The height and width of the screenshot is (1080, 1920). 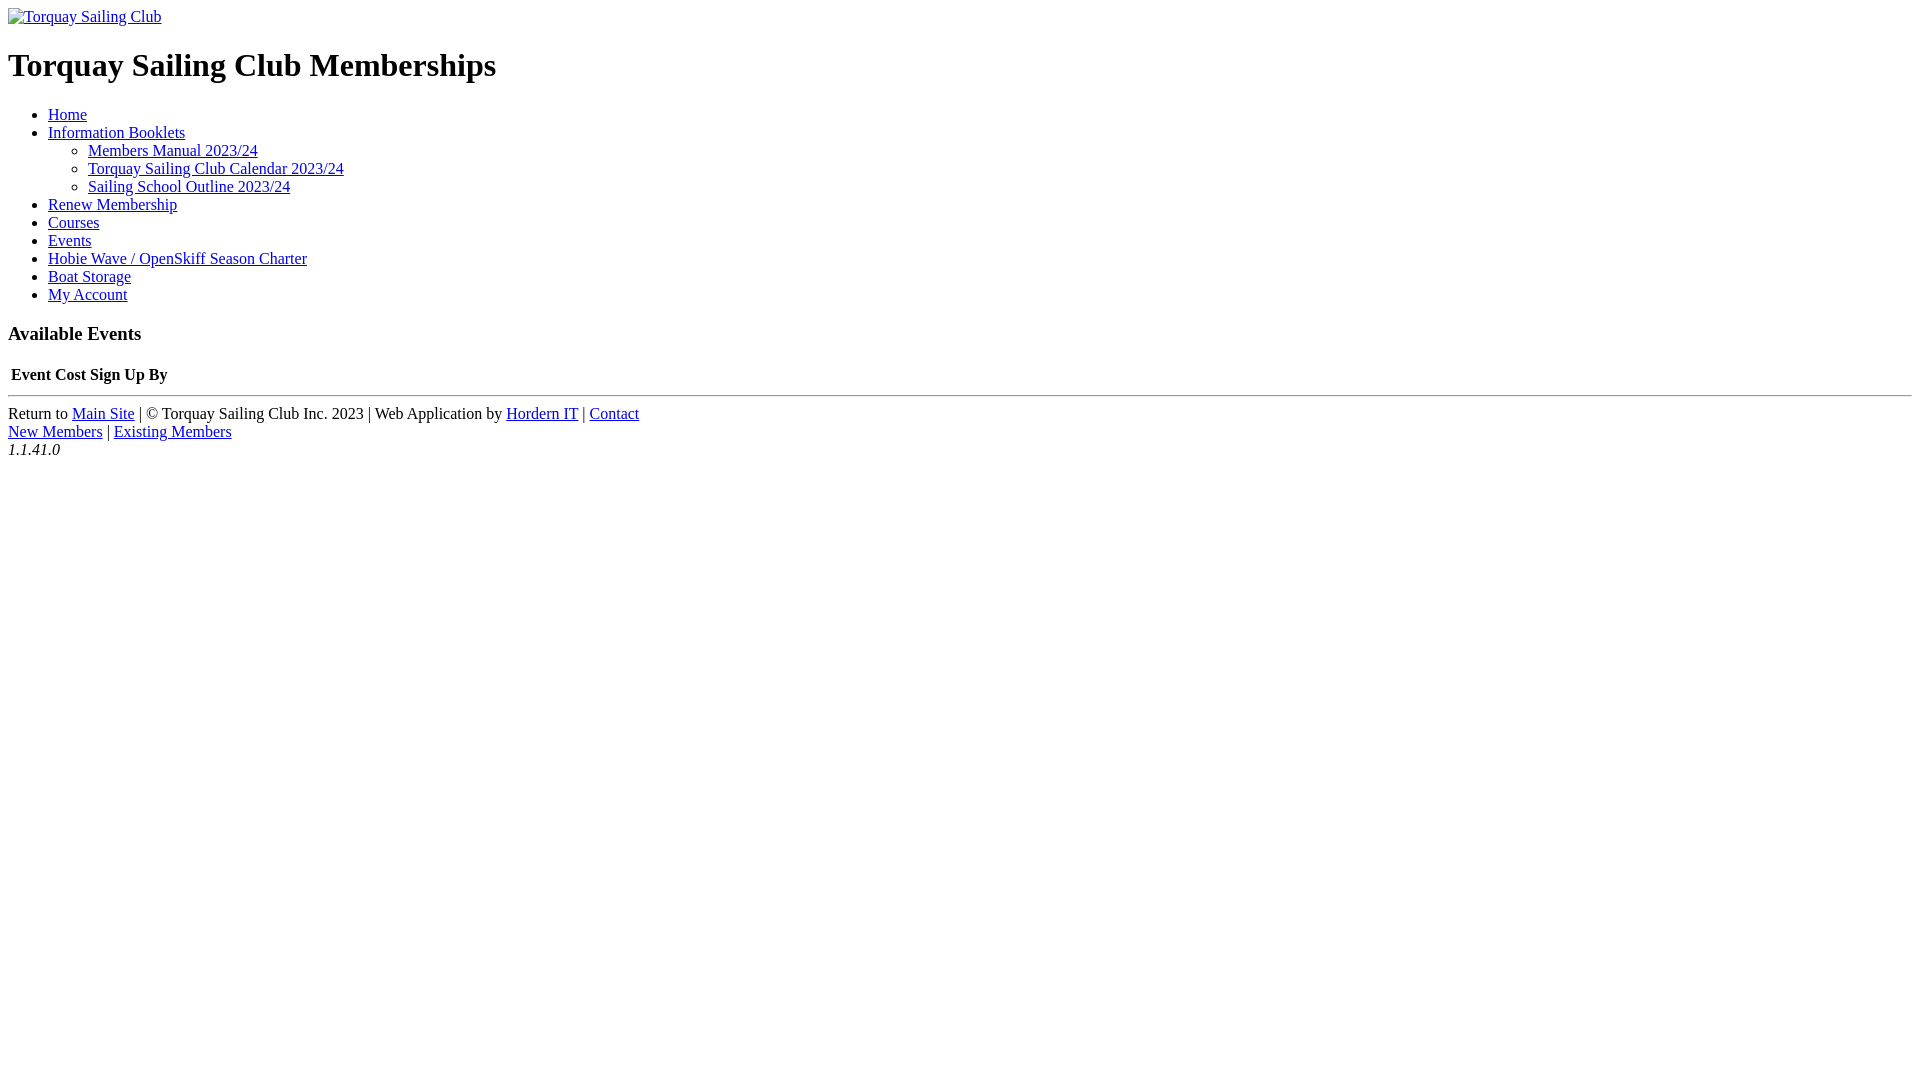 What do you see at coordinates (88, 276) in the screenshot?
I see `'Boat Storage'` at bounding box center [88, 276].